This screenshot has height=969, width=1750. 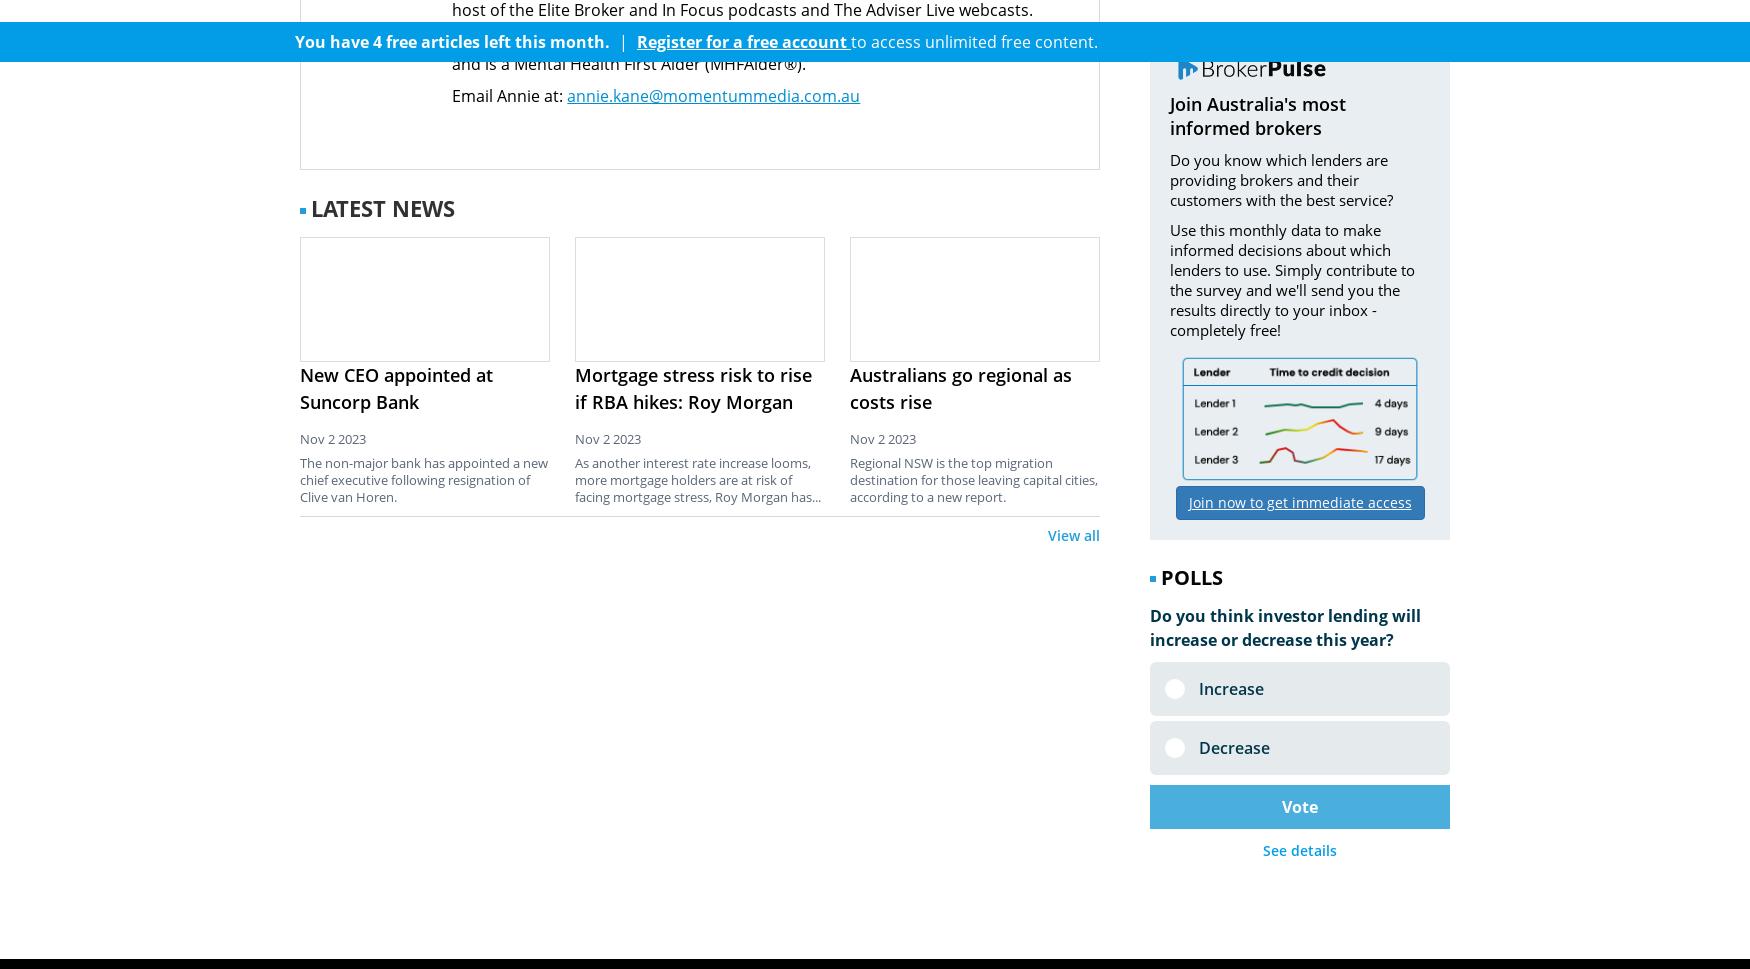 What do you see at coordinates (575, 387) in the screenshot?
I see `'Mortgage stress risk to rise if RBA hikes: Roy Morgan'` at bounding box center [575, 387].